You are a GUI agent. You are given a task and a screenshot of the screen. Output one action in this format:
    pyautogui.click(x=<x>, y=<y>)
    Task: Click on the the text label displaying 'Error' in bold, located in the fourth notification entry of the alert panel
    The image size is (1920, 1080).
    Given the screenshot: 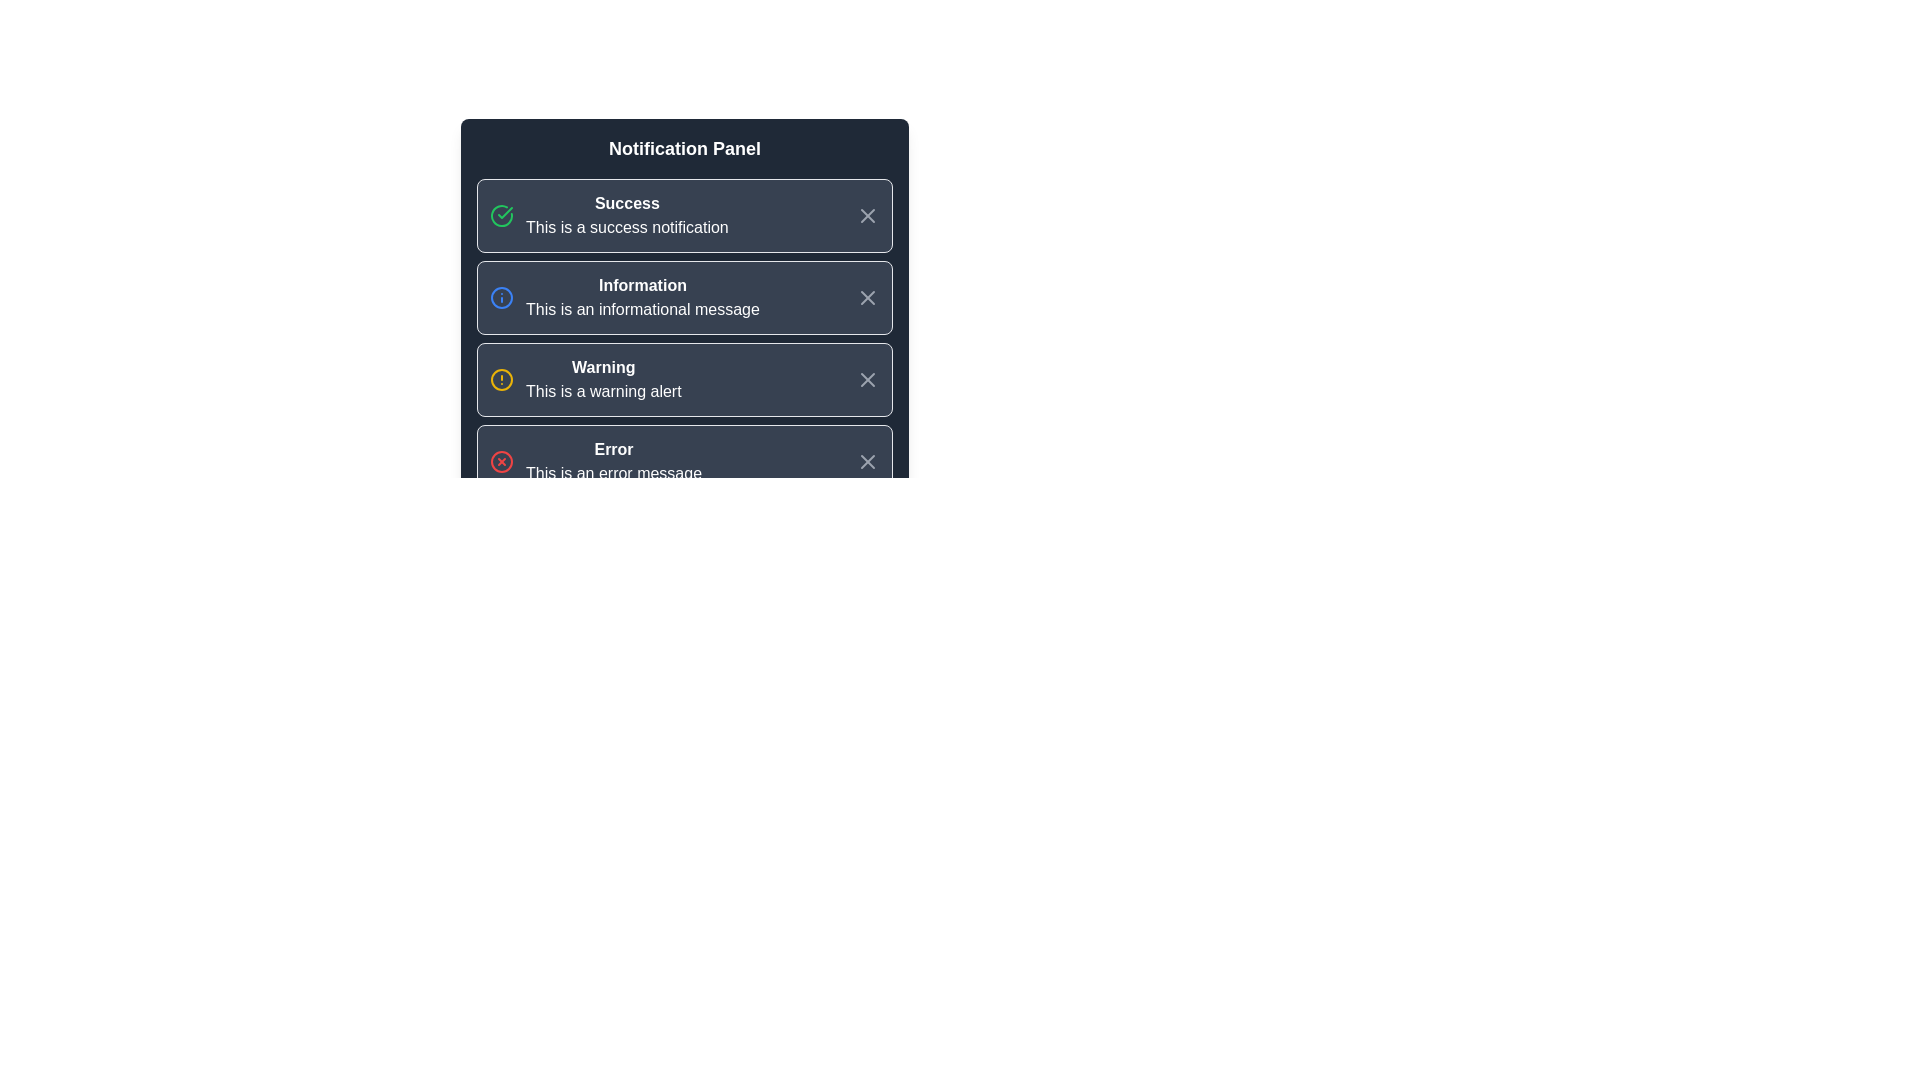 What is the action you would take?
    pyautogui.click(x=613, y=450)
    